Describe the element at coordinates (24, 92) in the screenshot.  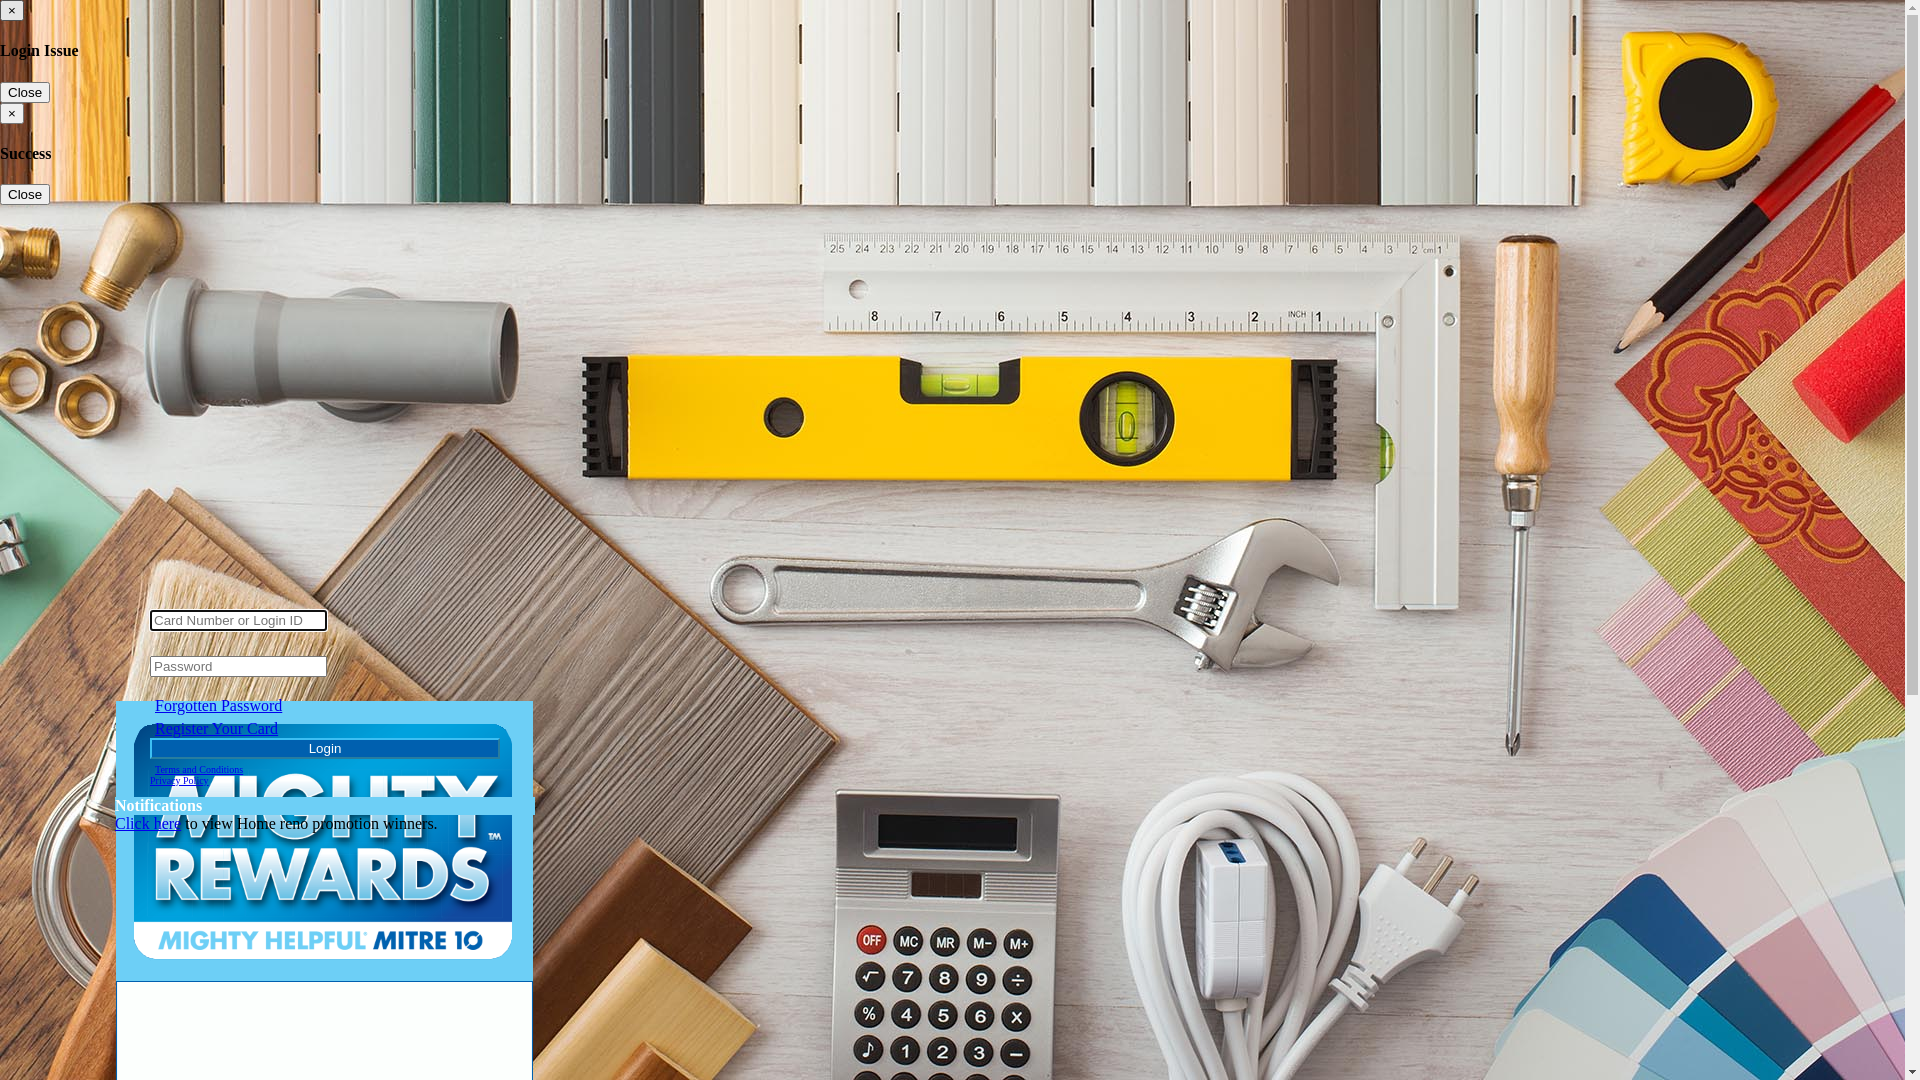
I see `'Close'` at that location.